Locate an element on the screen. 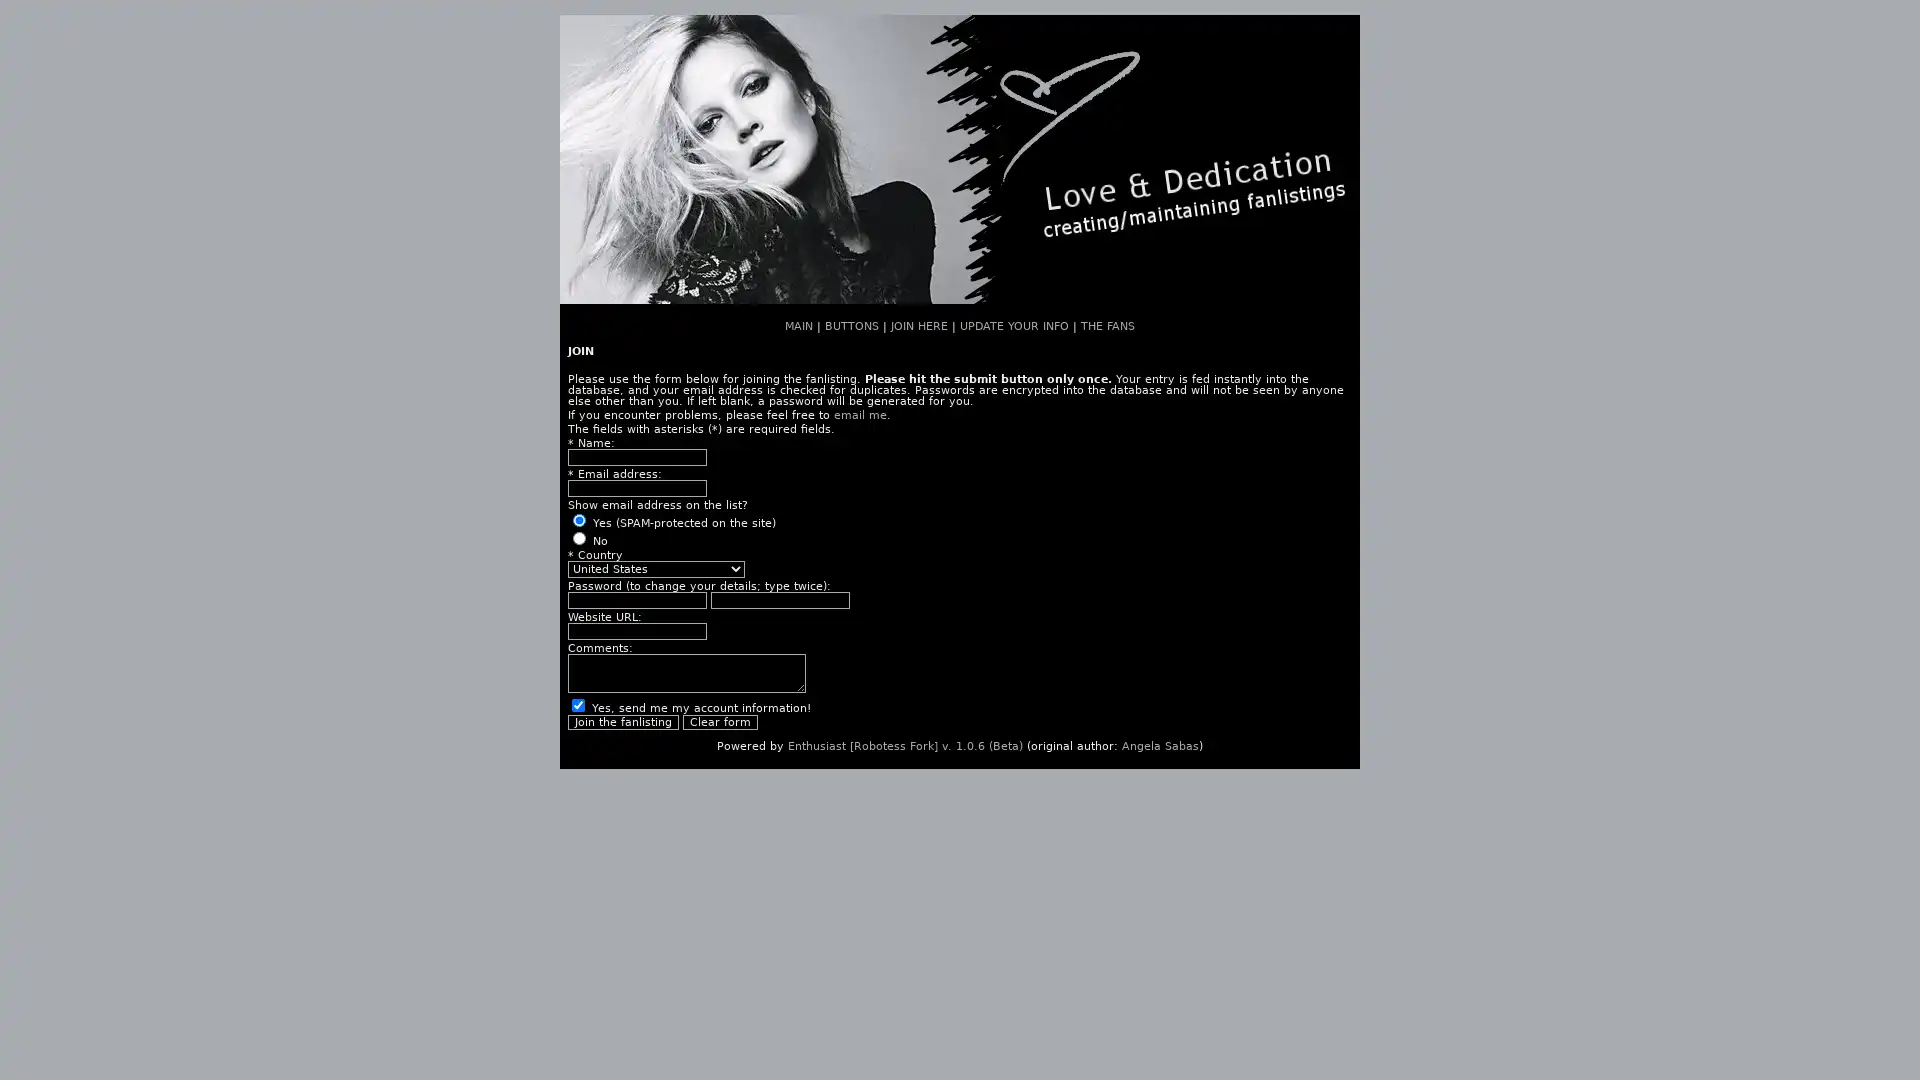  Join the fanlisting is located at coordinates (622, 722).